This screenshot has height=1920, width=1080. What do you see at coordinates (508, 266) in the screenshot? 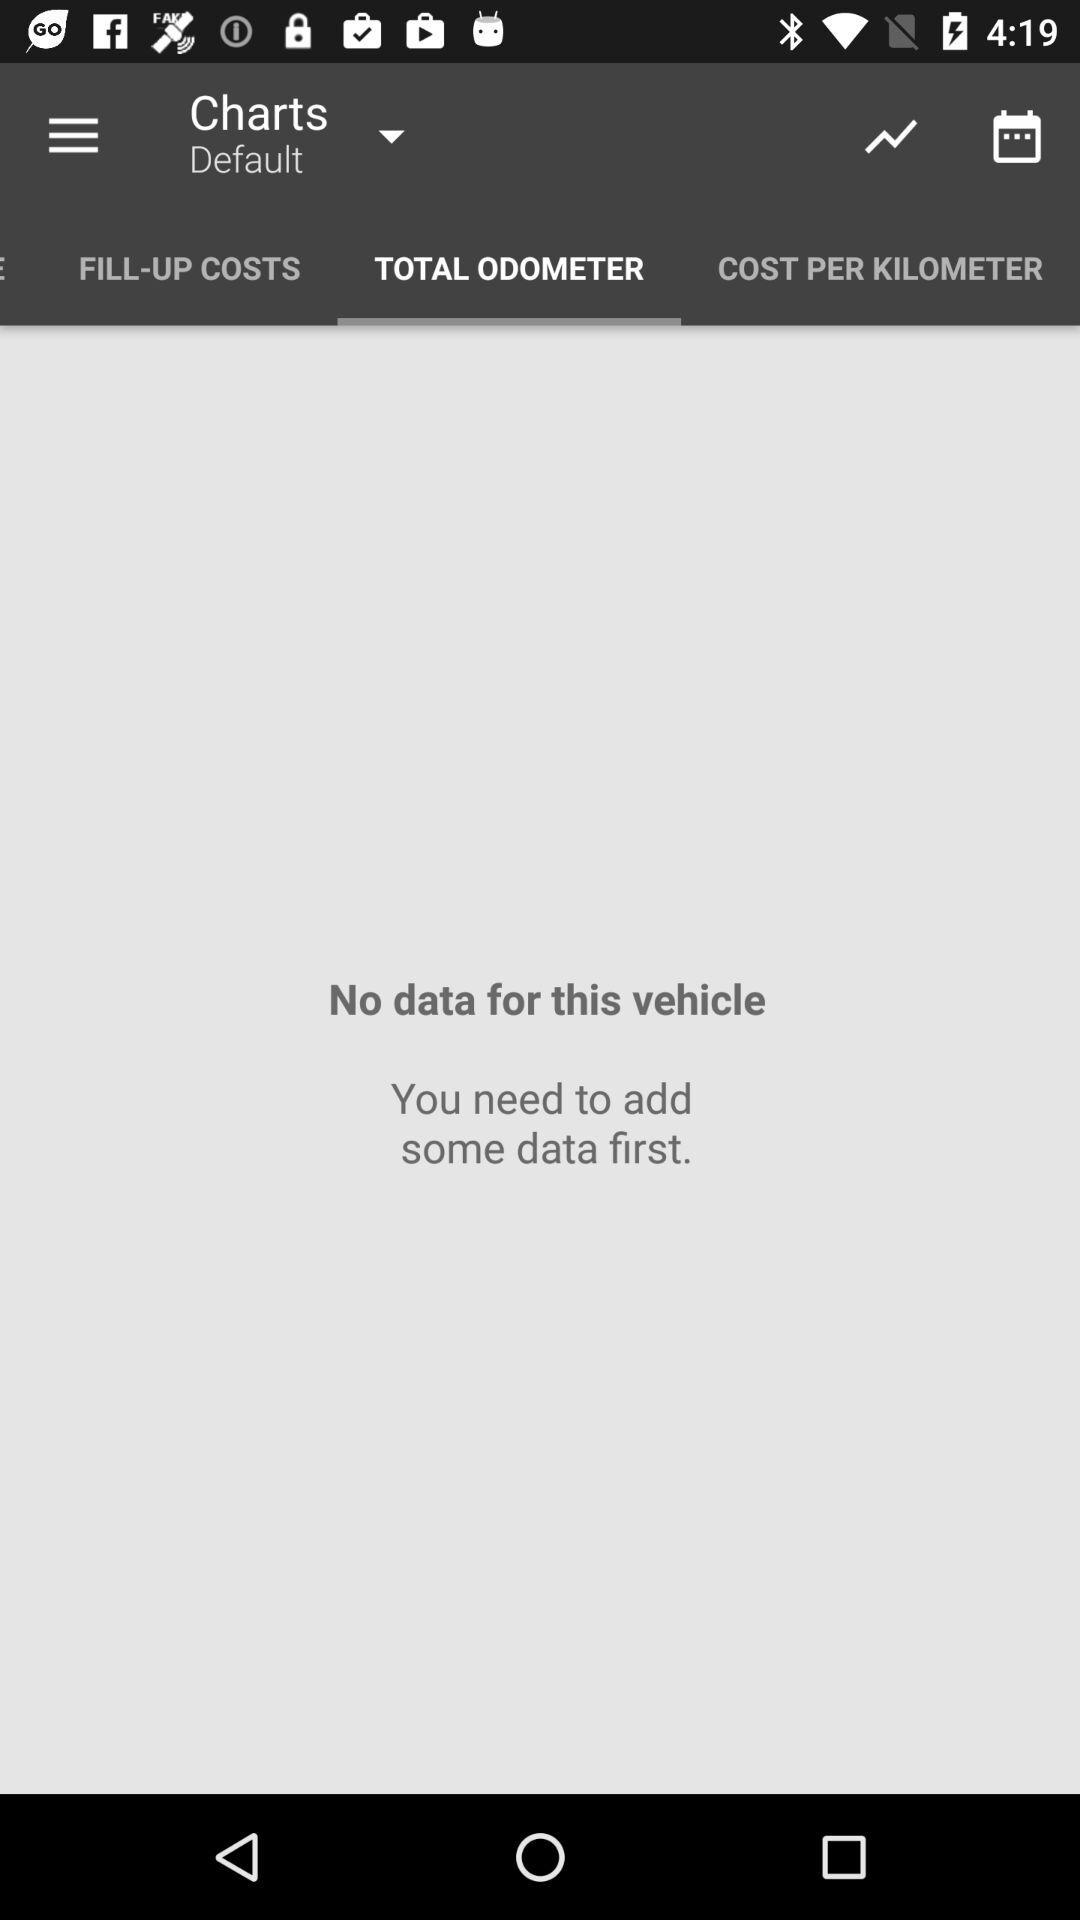
I see `icon below default icon` at bounding box center [508, 266].